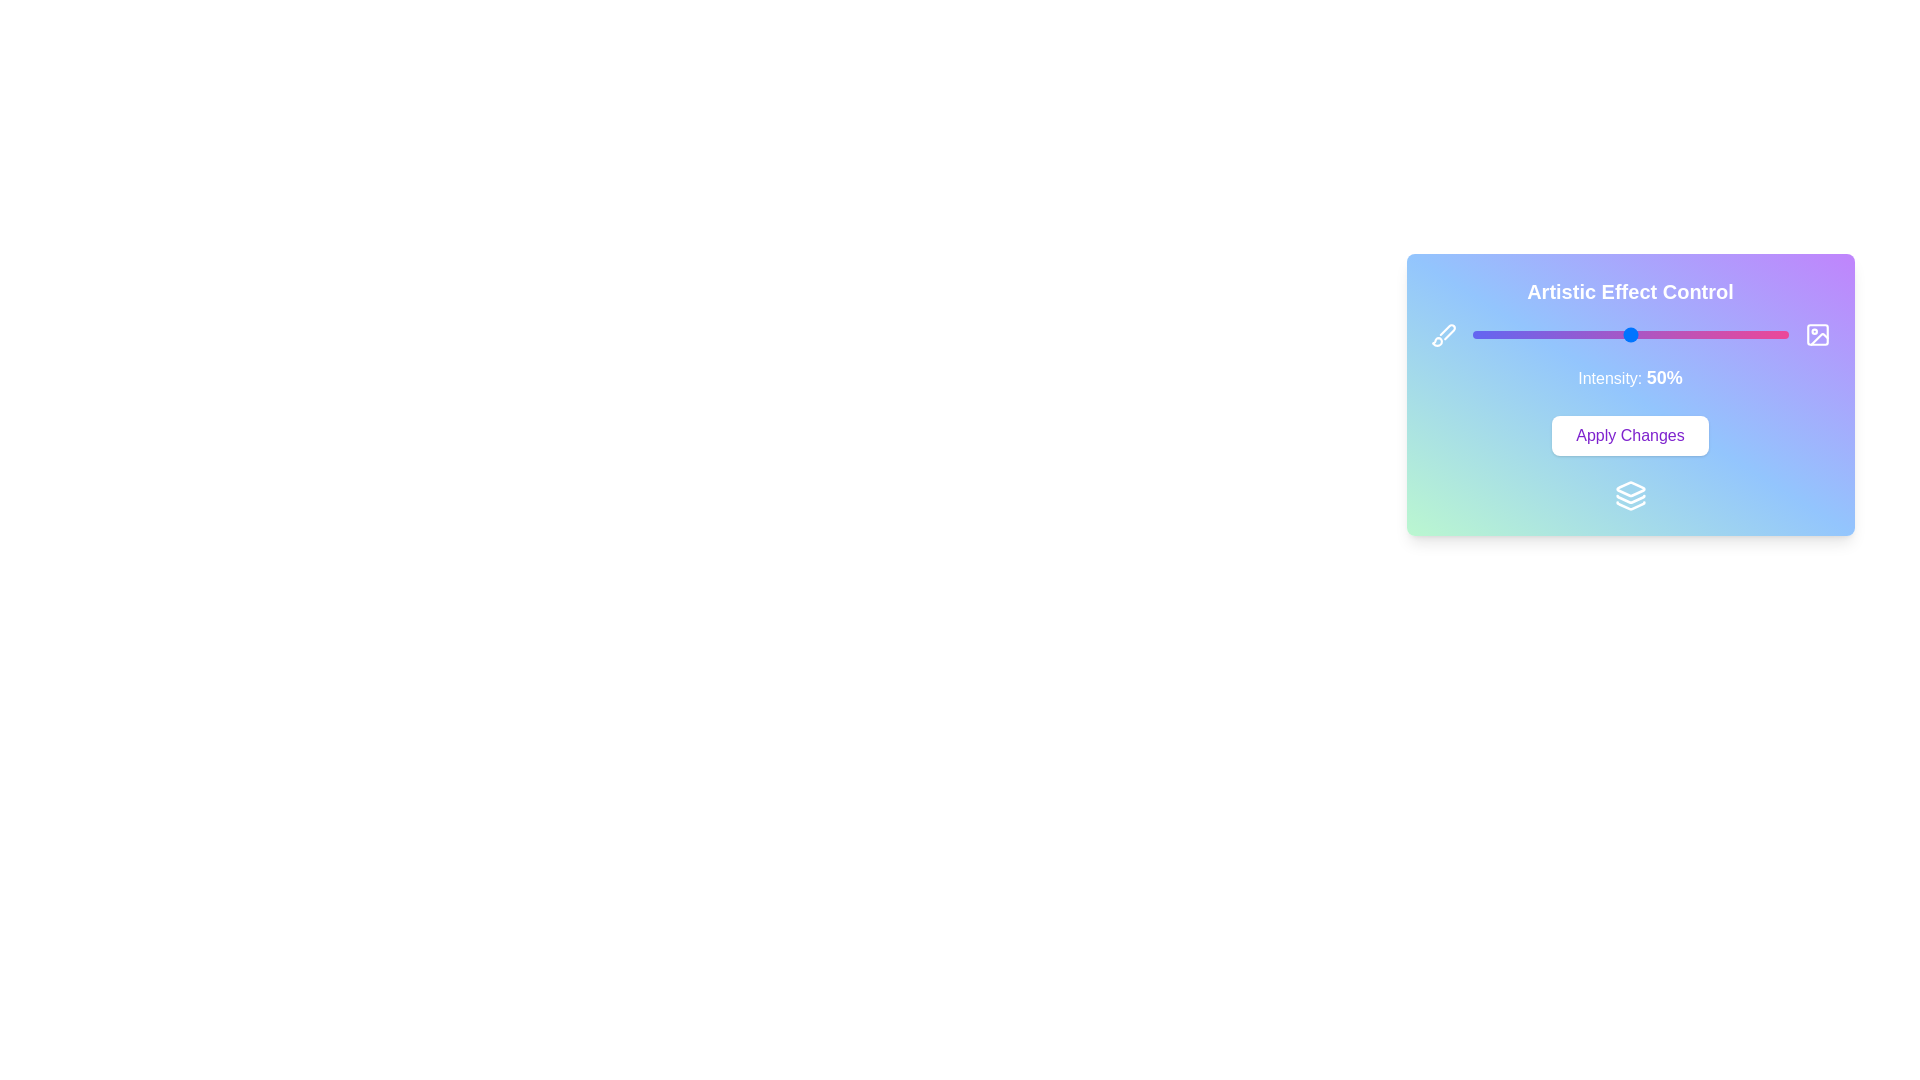 The height and width of the screenshot is (1080, 1920). What do you see at coordinates (1775, 334) in the screenshot?
I see `the slider to set the intensity to 96%` at bounding box center [1775, 334].